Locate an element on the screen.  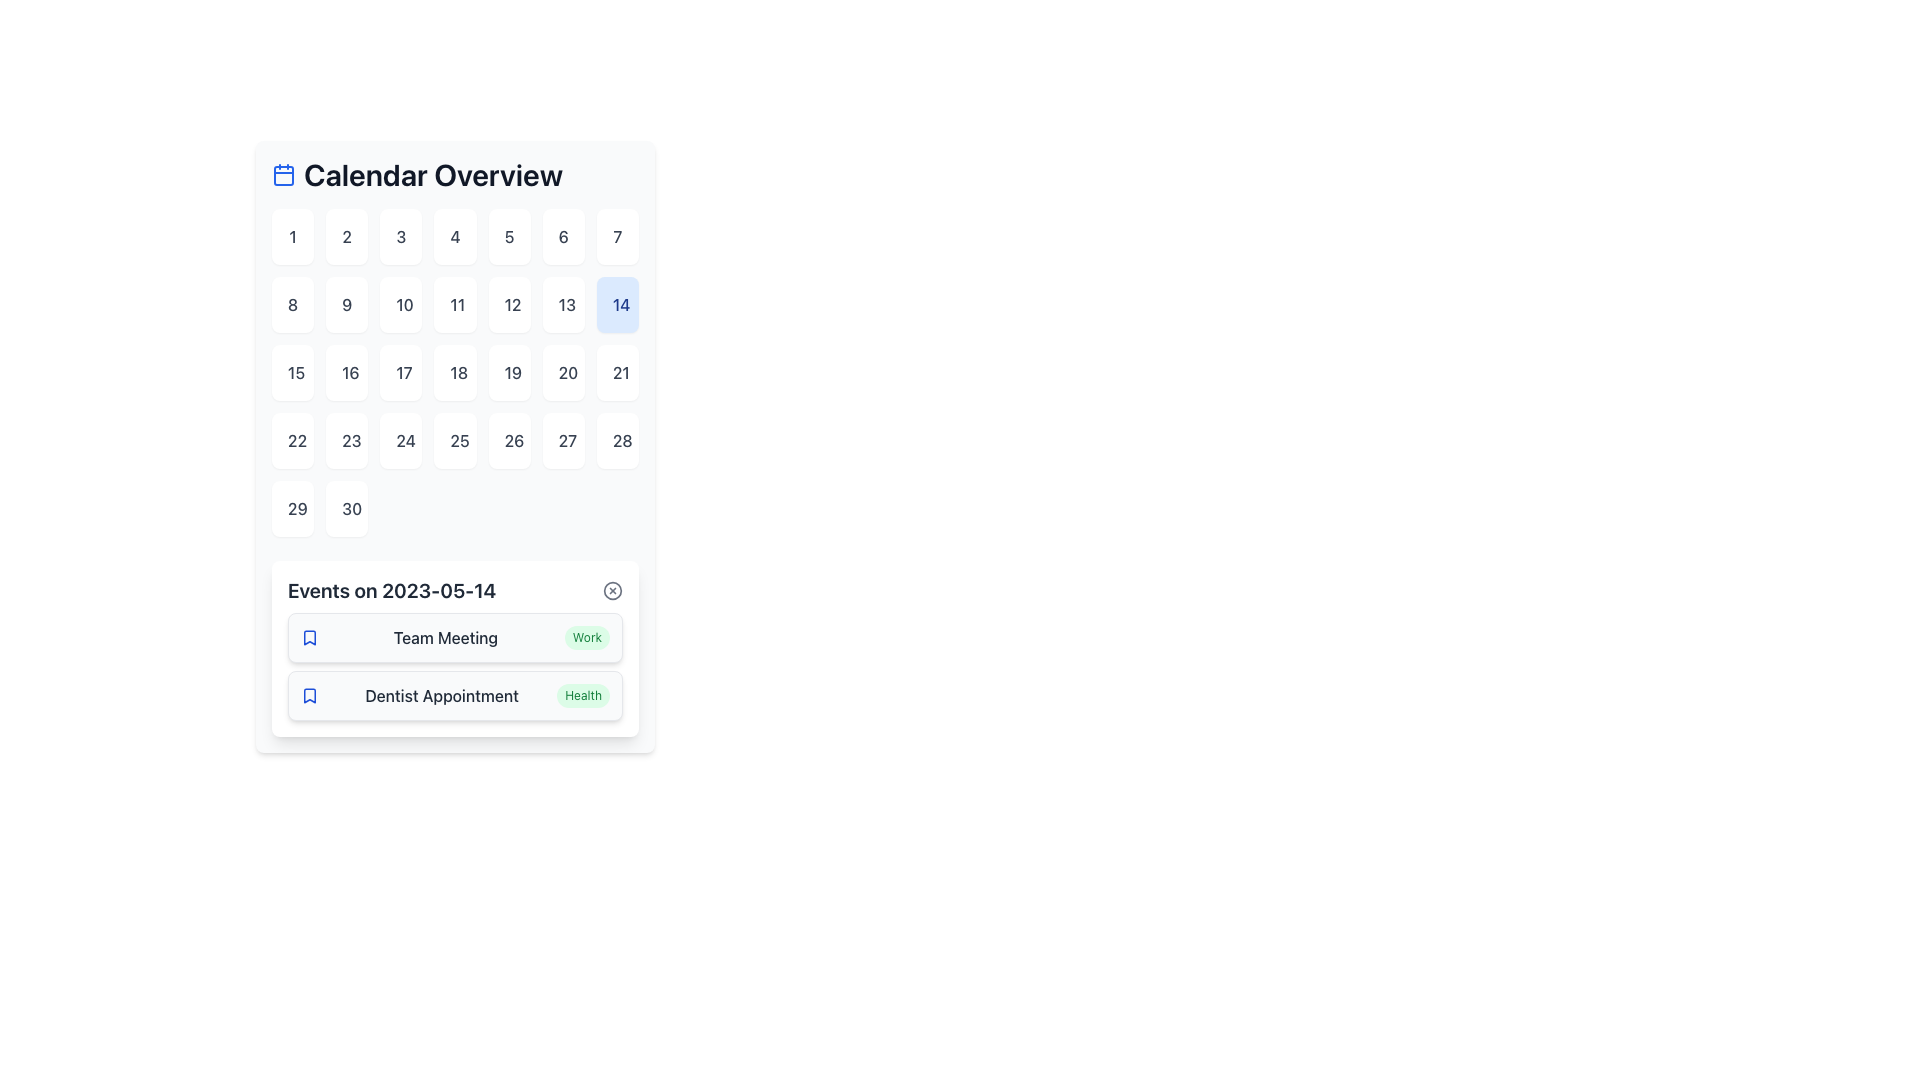
the button displaying the number '28' is located at coordinates (616, 439).